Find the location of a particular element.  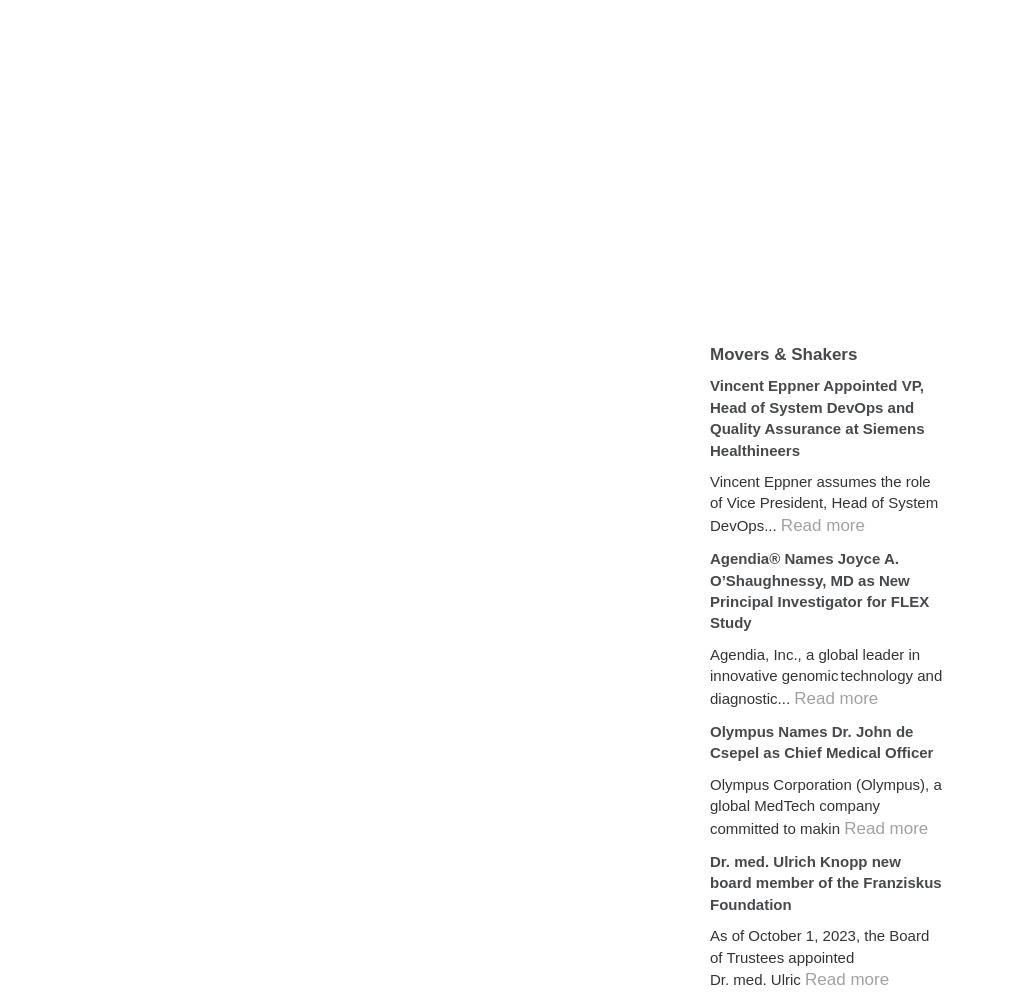

'Dr. med. Ulrich Knopp new board member of the Franziskus Foundation' is located at coordinates (825, 882).